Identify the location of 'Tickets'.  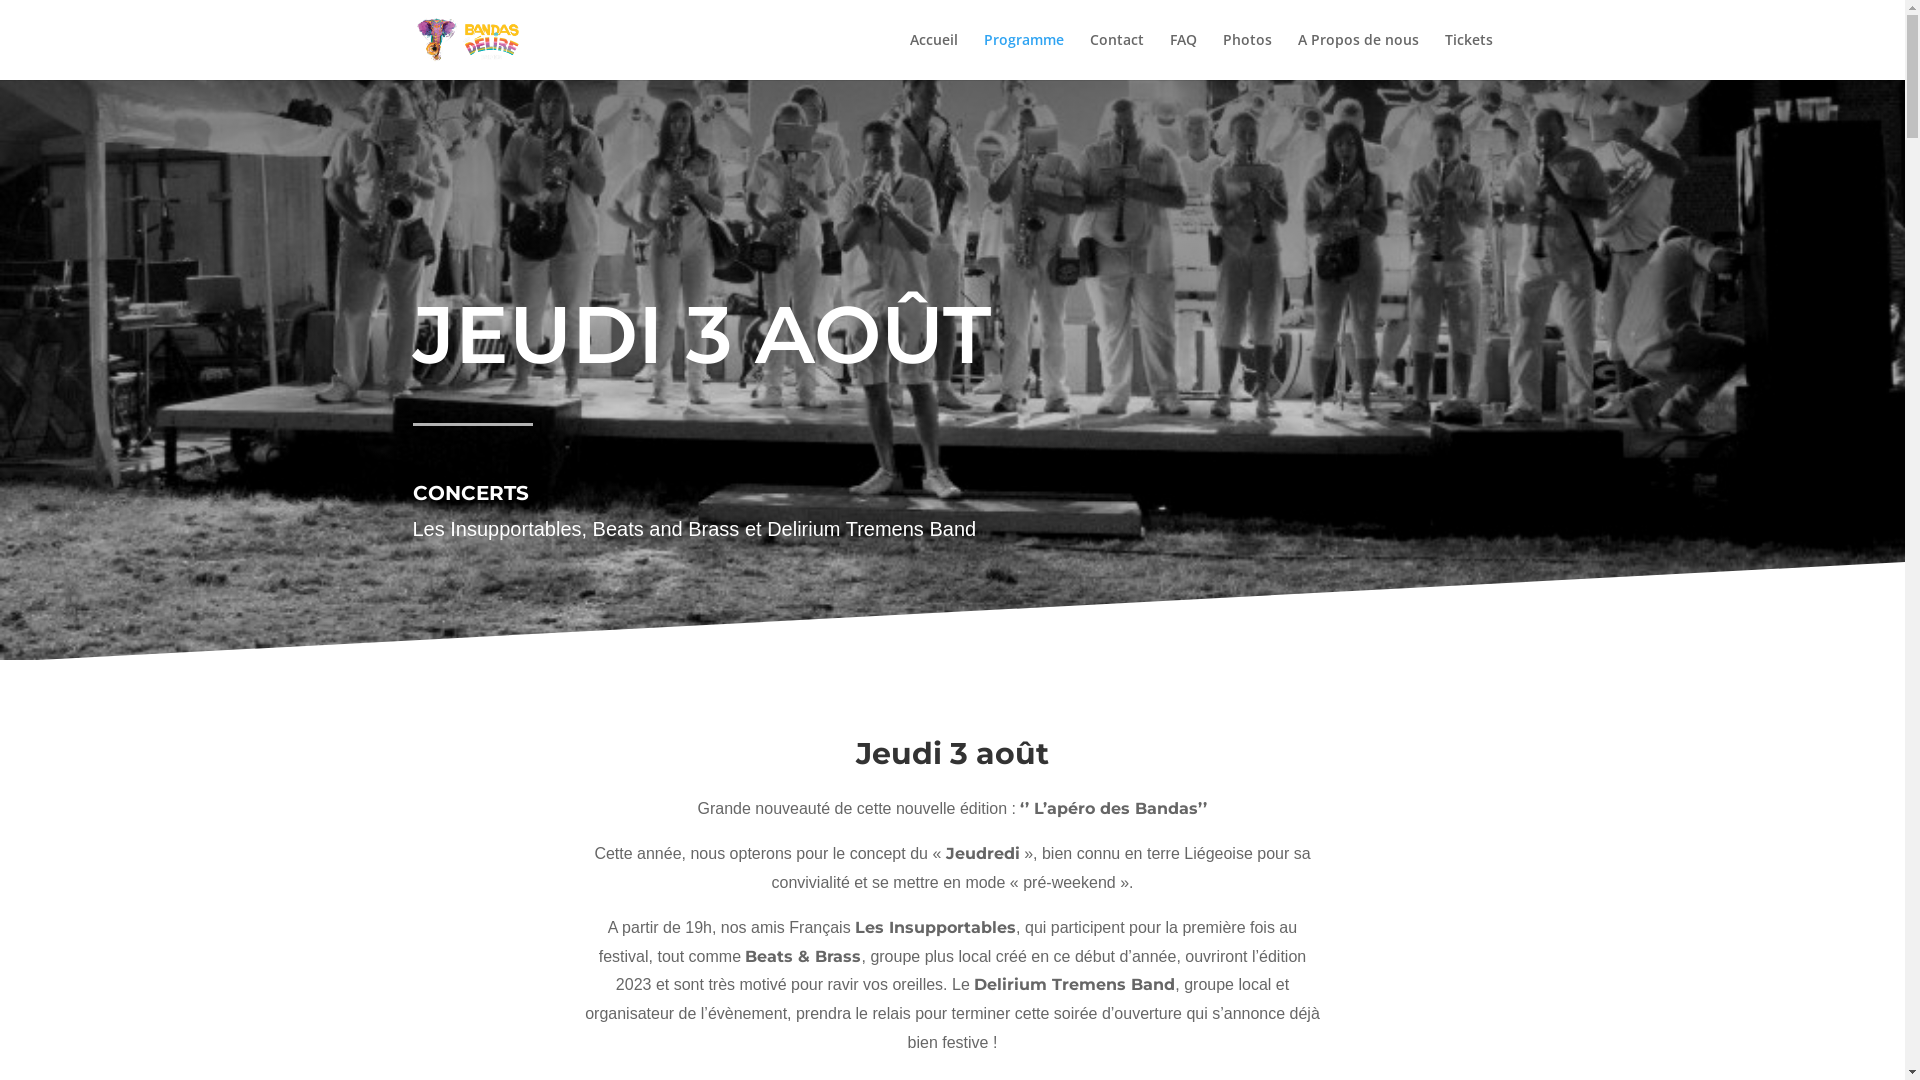
(1444, 55).